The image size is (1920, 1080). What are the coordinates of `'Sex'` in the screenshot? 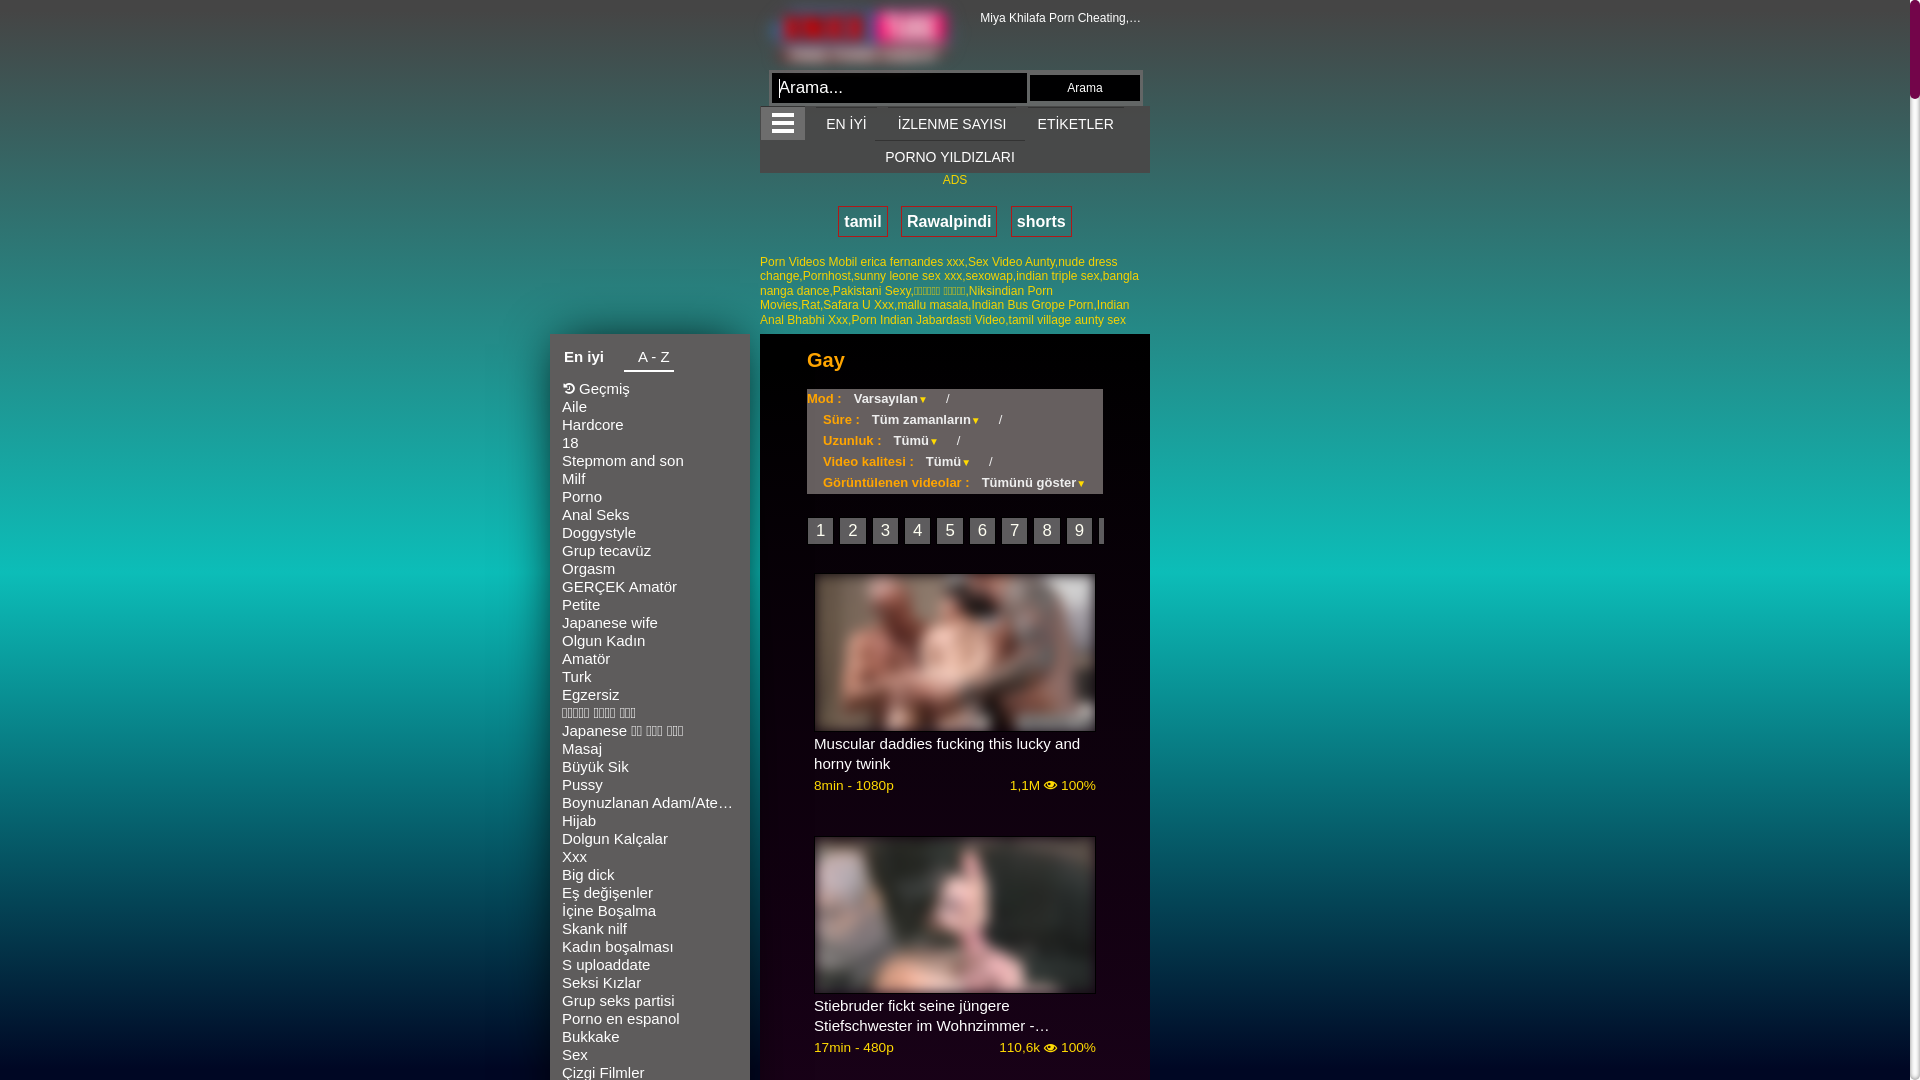 It's located at (560, 1054).